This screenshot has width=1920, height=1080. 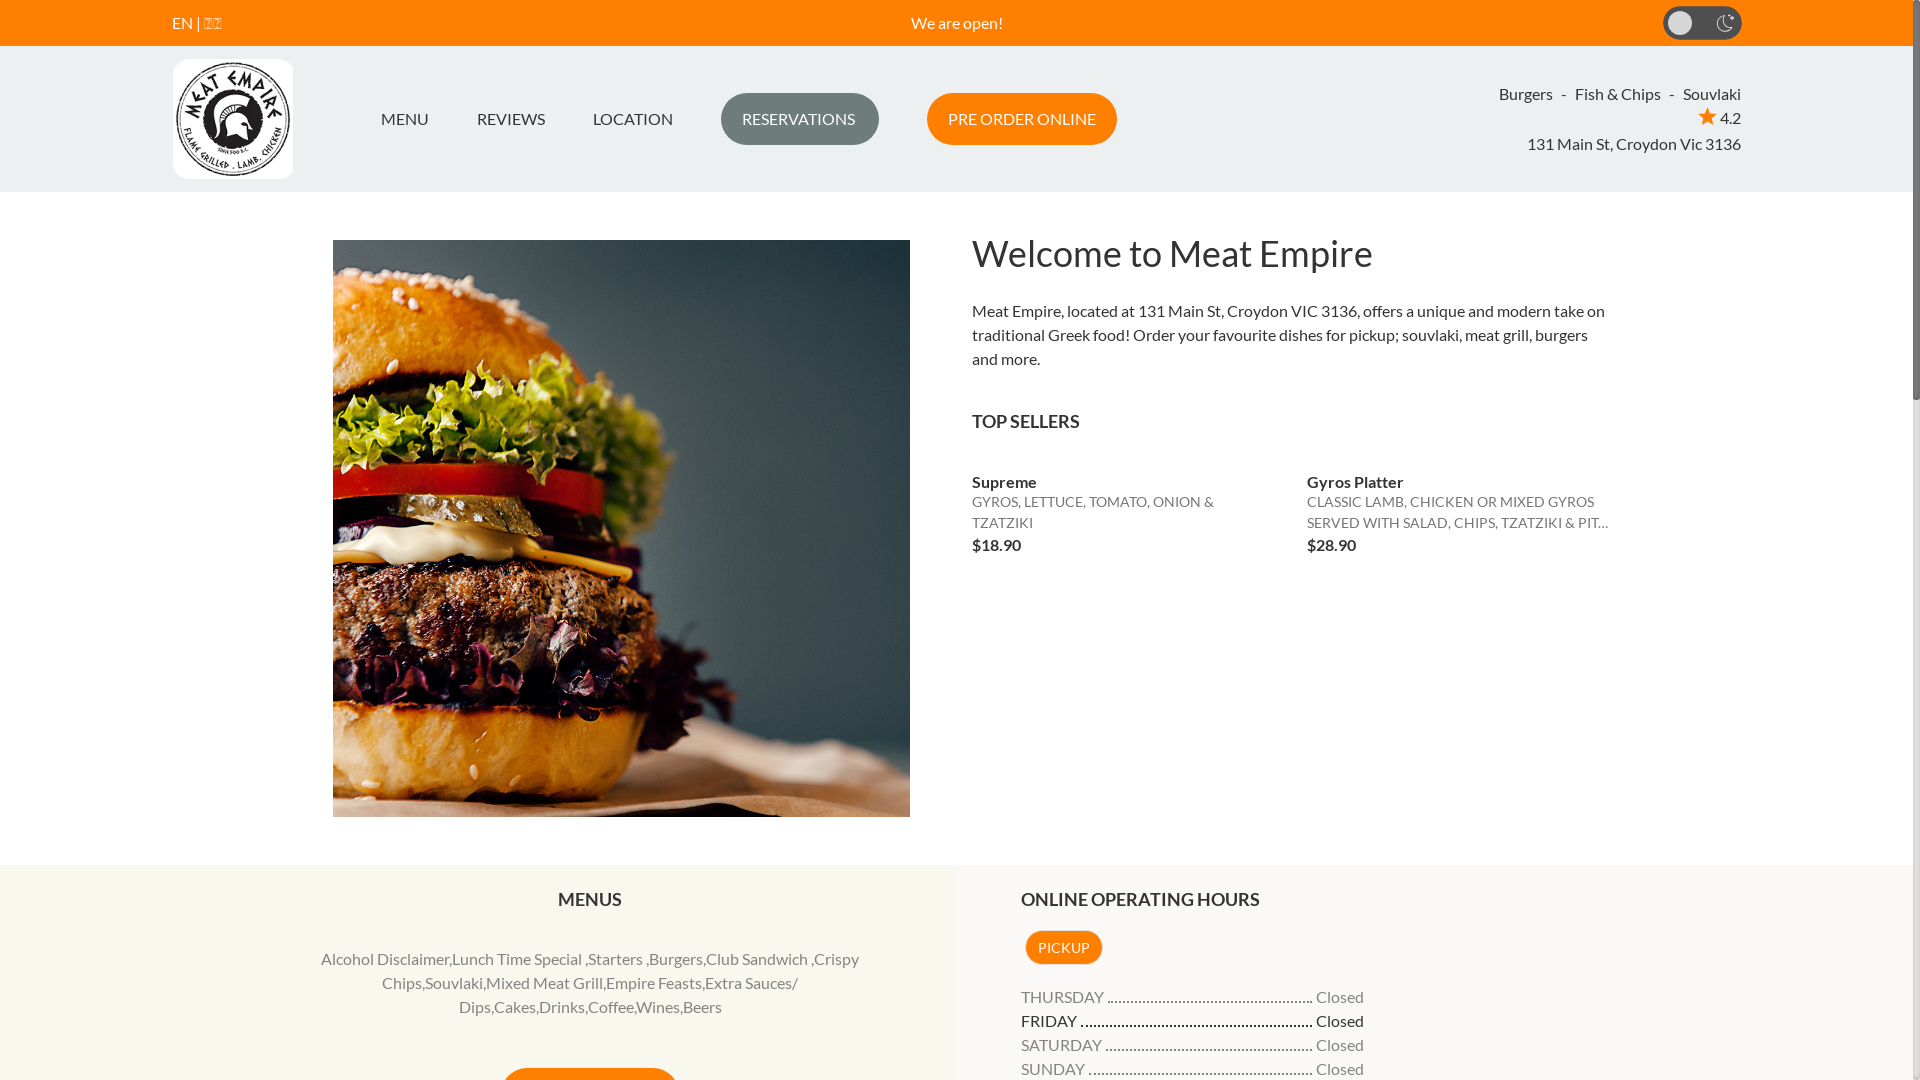 I want to click on 'LOCATION', so click(x=631, y=119).